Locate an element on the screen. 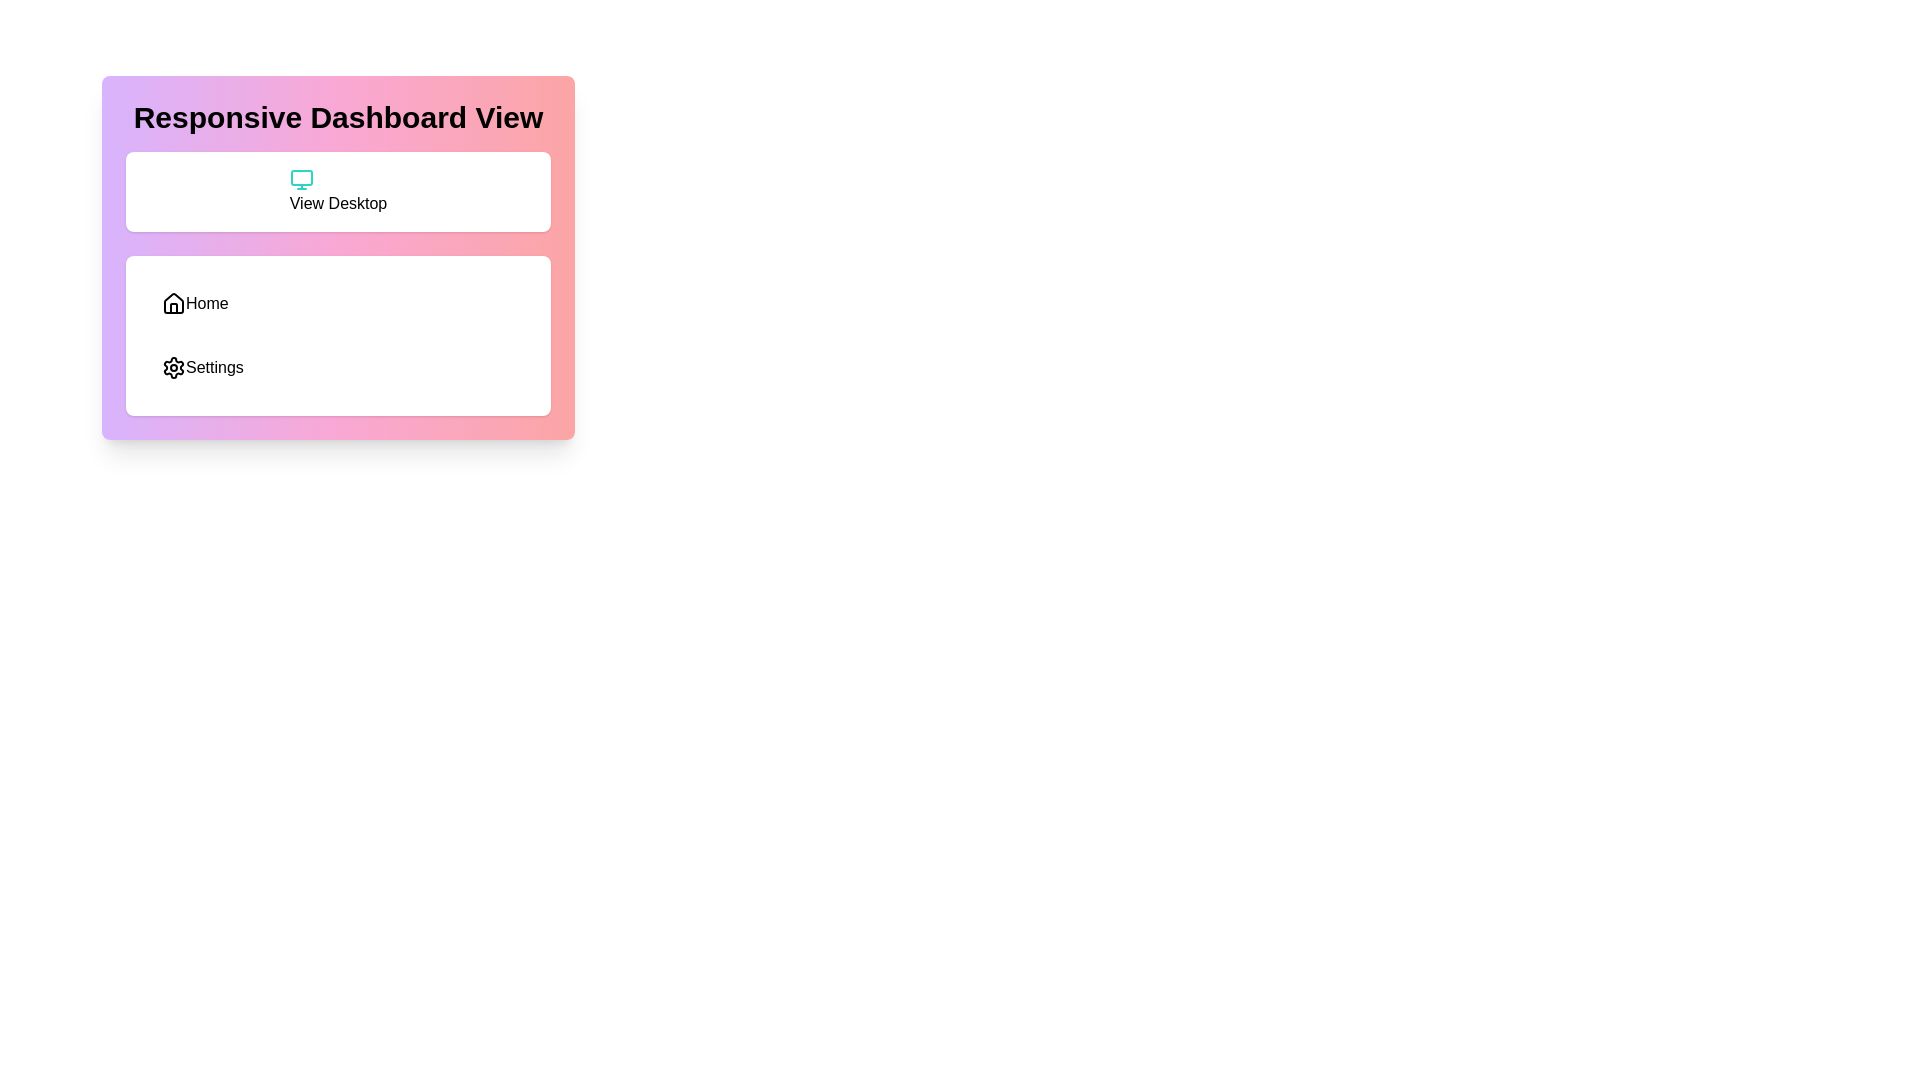 Image resolution: width=1920 pixels, height=1080 pixels. the navigational menu item labeled 'Home', which is positioned on the left side of the second section of the menu, aligned horizontally with a house icon is located at coordinates (207, 304).